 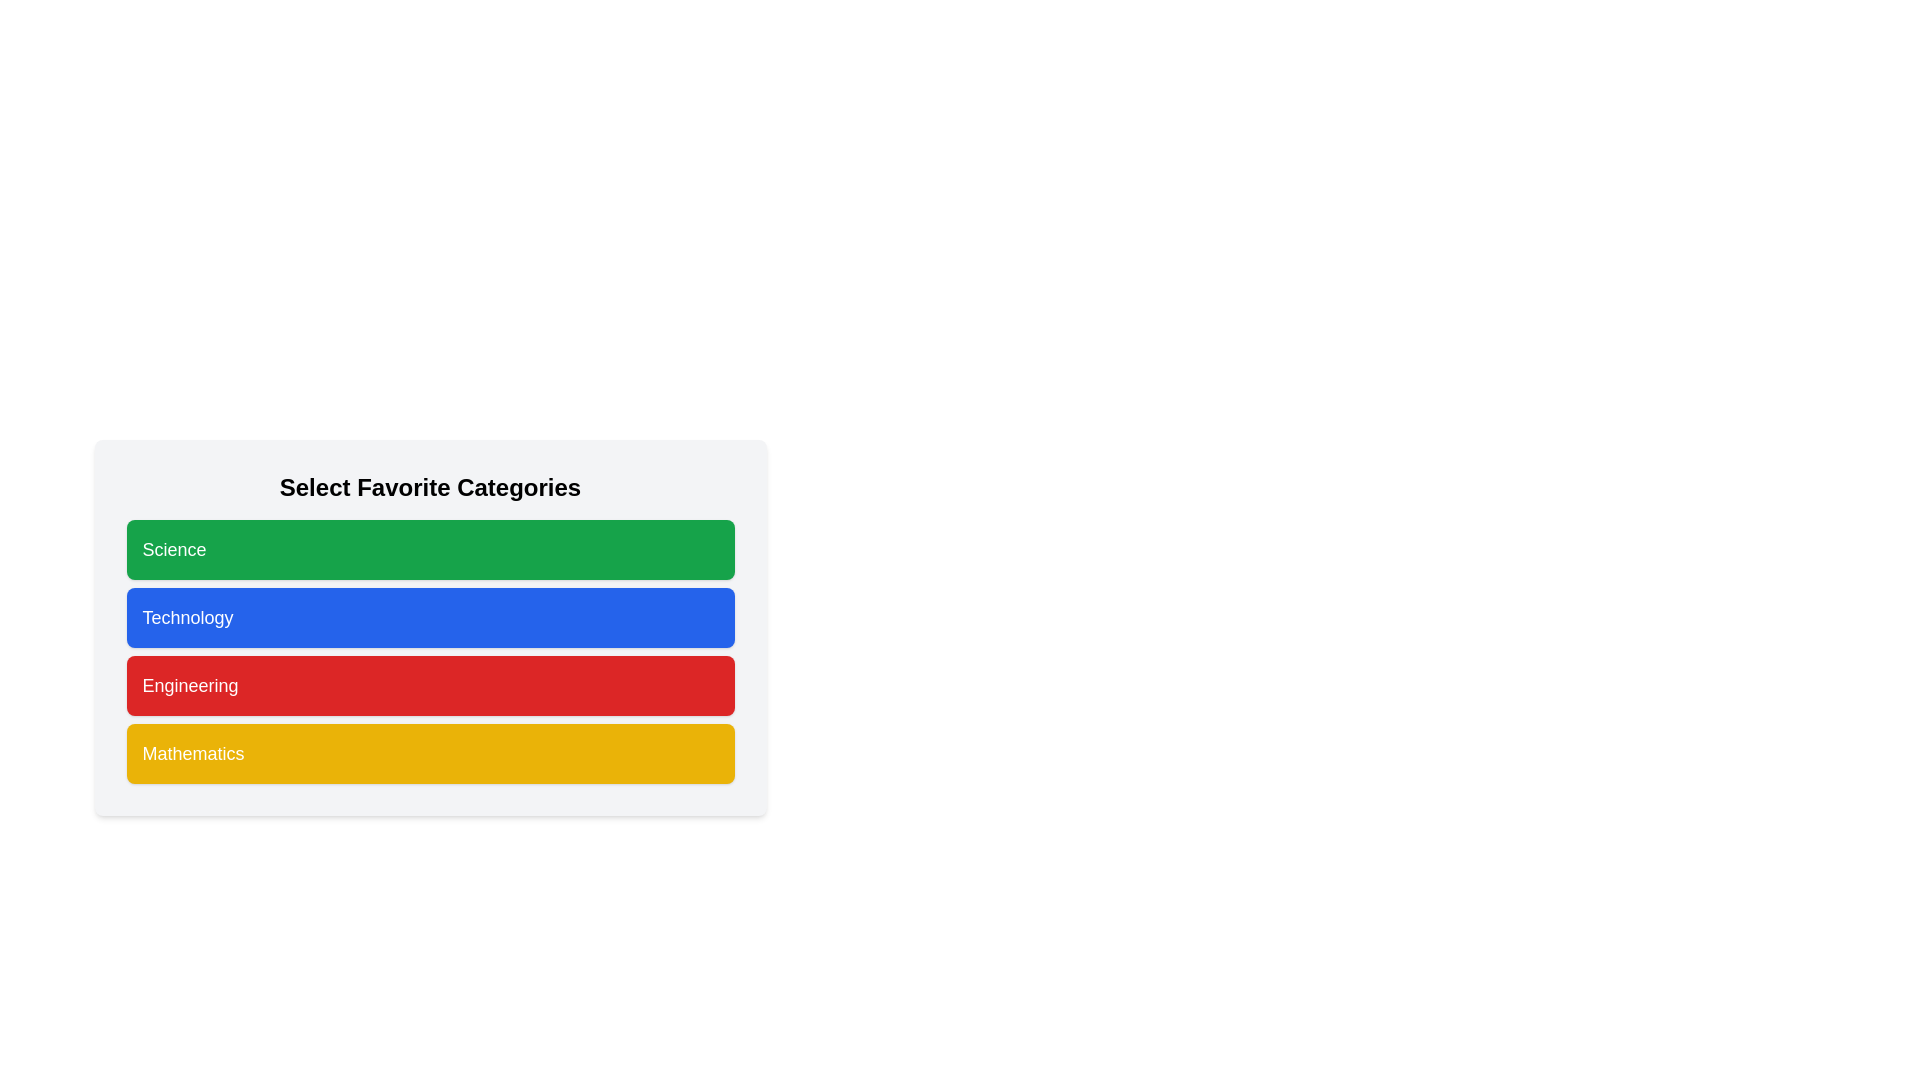 I want to click on text of the 'Mathematics' label, which is the descriptive text within the last button of a vertically stacked list of four buttons on a yellow background, so click(x=193, y=753).